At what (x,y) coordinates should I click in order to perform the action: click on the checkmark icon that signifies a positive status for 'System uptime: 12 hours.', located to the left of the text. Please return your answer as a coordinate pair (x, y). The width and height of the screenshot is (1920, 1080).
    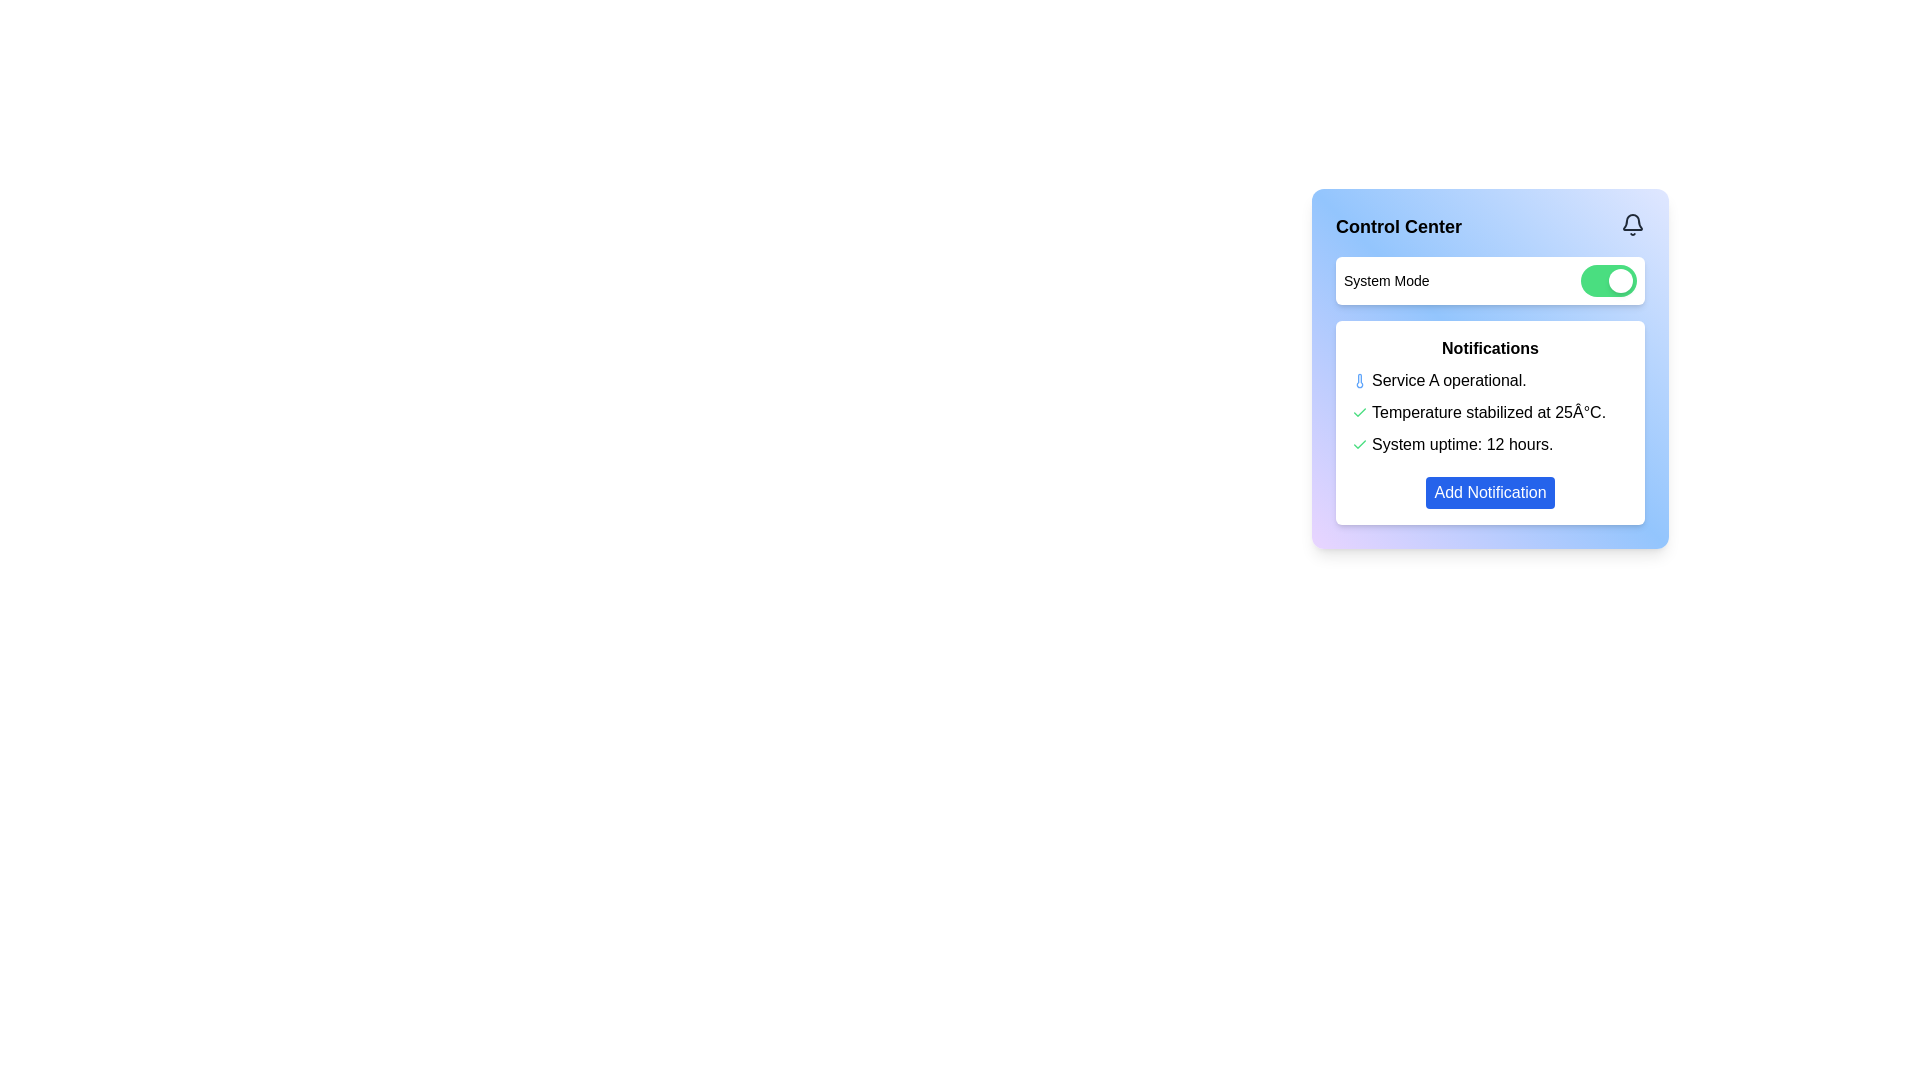
    Looking at the image, I should click on (1359, 443).